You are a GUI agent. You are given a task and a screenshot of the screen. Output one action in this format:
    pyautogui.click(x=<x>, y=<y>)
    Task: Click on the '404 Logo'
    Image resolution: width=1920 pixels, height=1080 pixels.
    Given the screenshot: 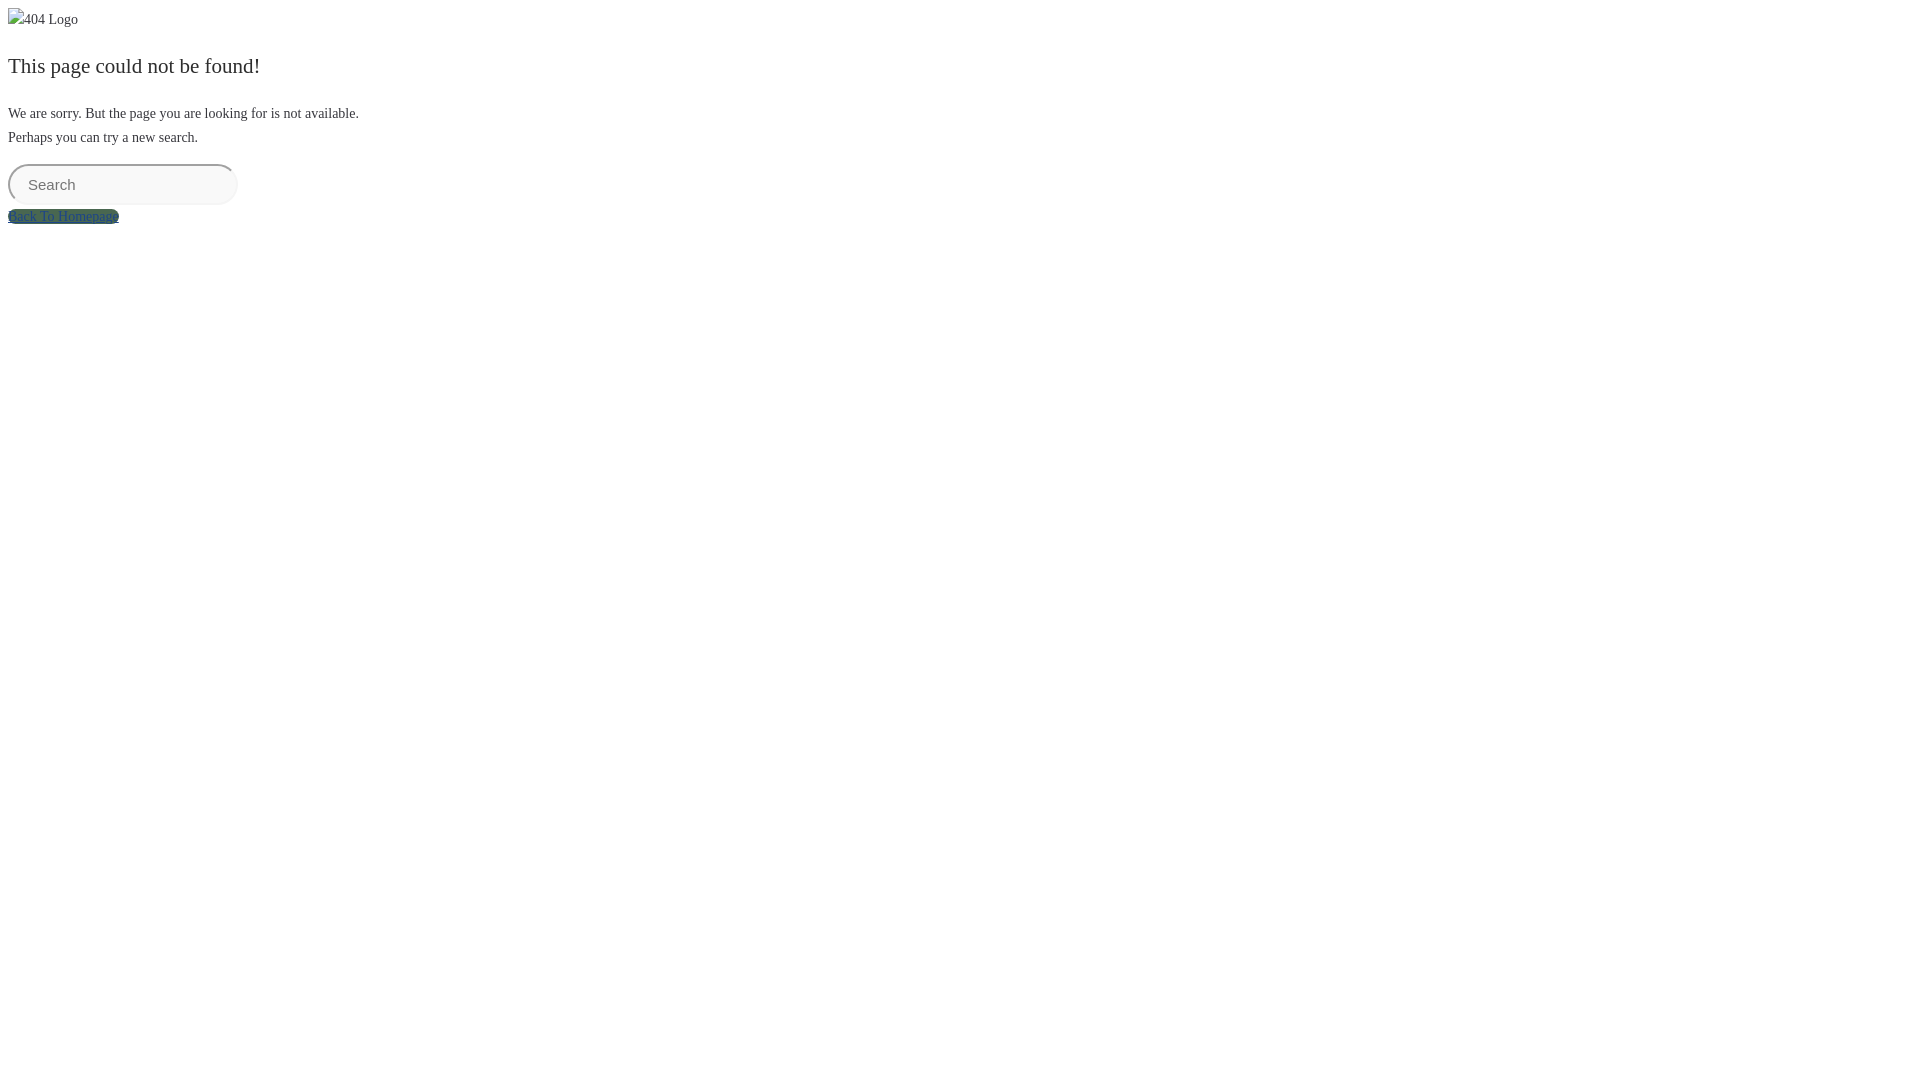 What is the action you would take?
    pyautogui.click(x=43, y=19)
    